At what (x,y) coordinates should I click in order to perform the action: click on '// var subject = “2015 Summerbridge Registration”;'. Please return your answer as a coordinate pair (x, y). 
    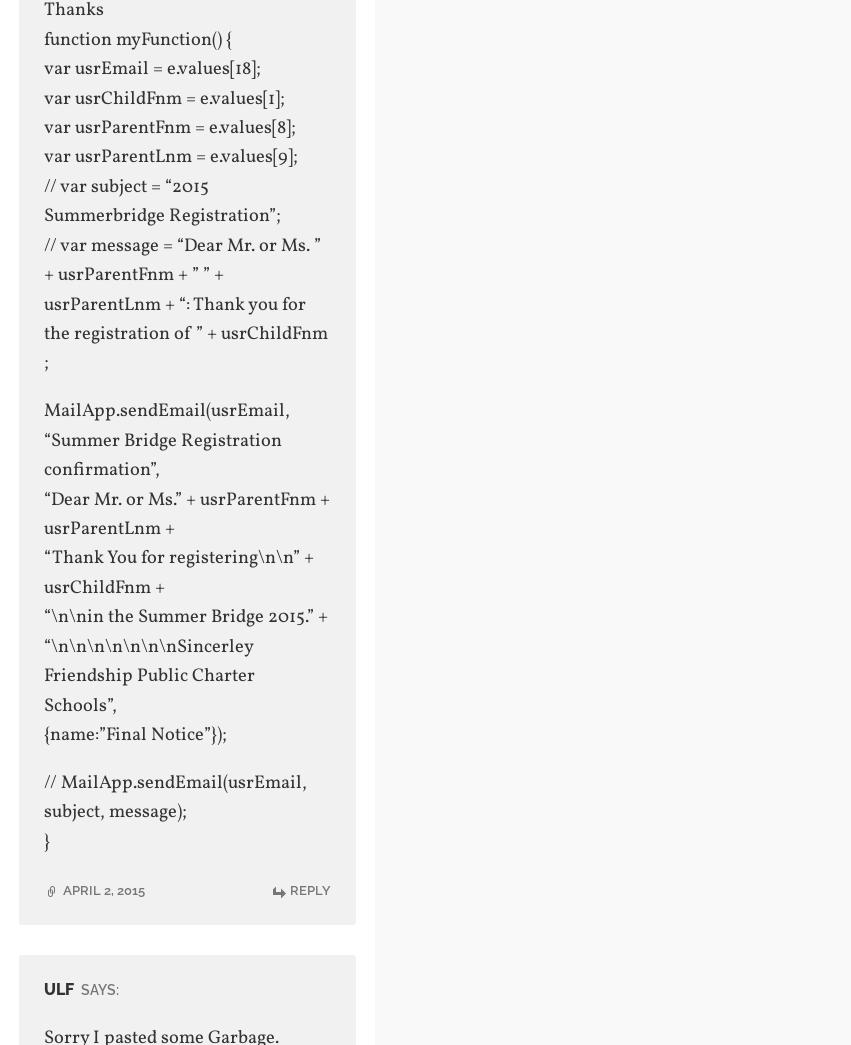
    Looking at the image, I should click on (160, 200).